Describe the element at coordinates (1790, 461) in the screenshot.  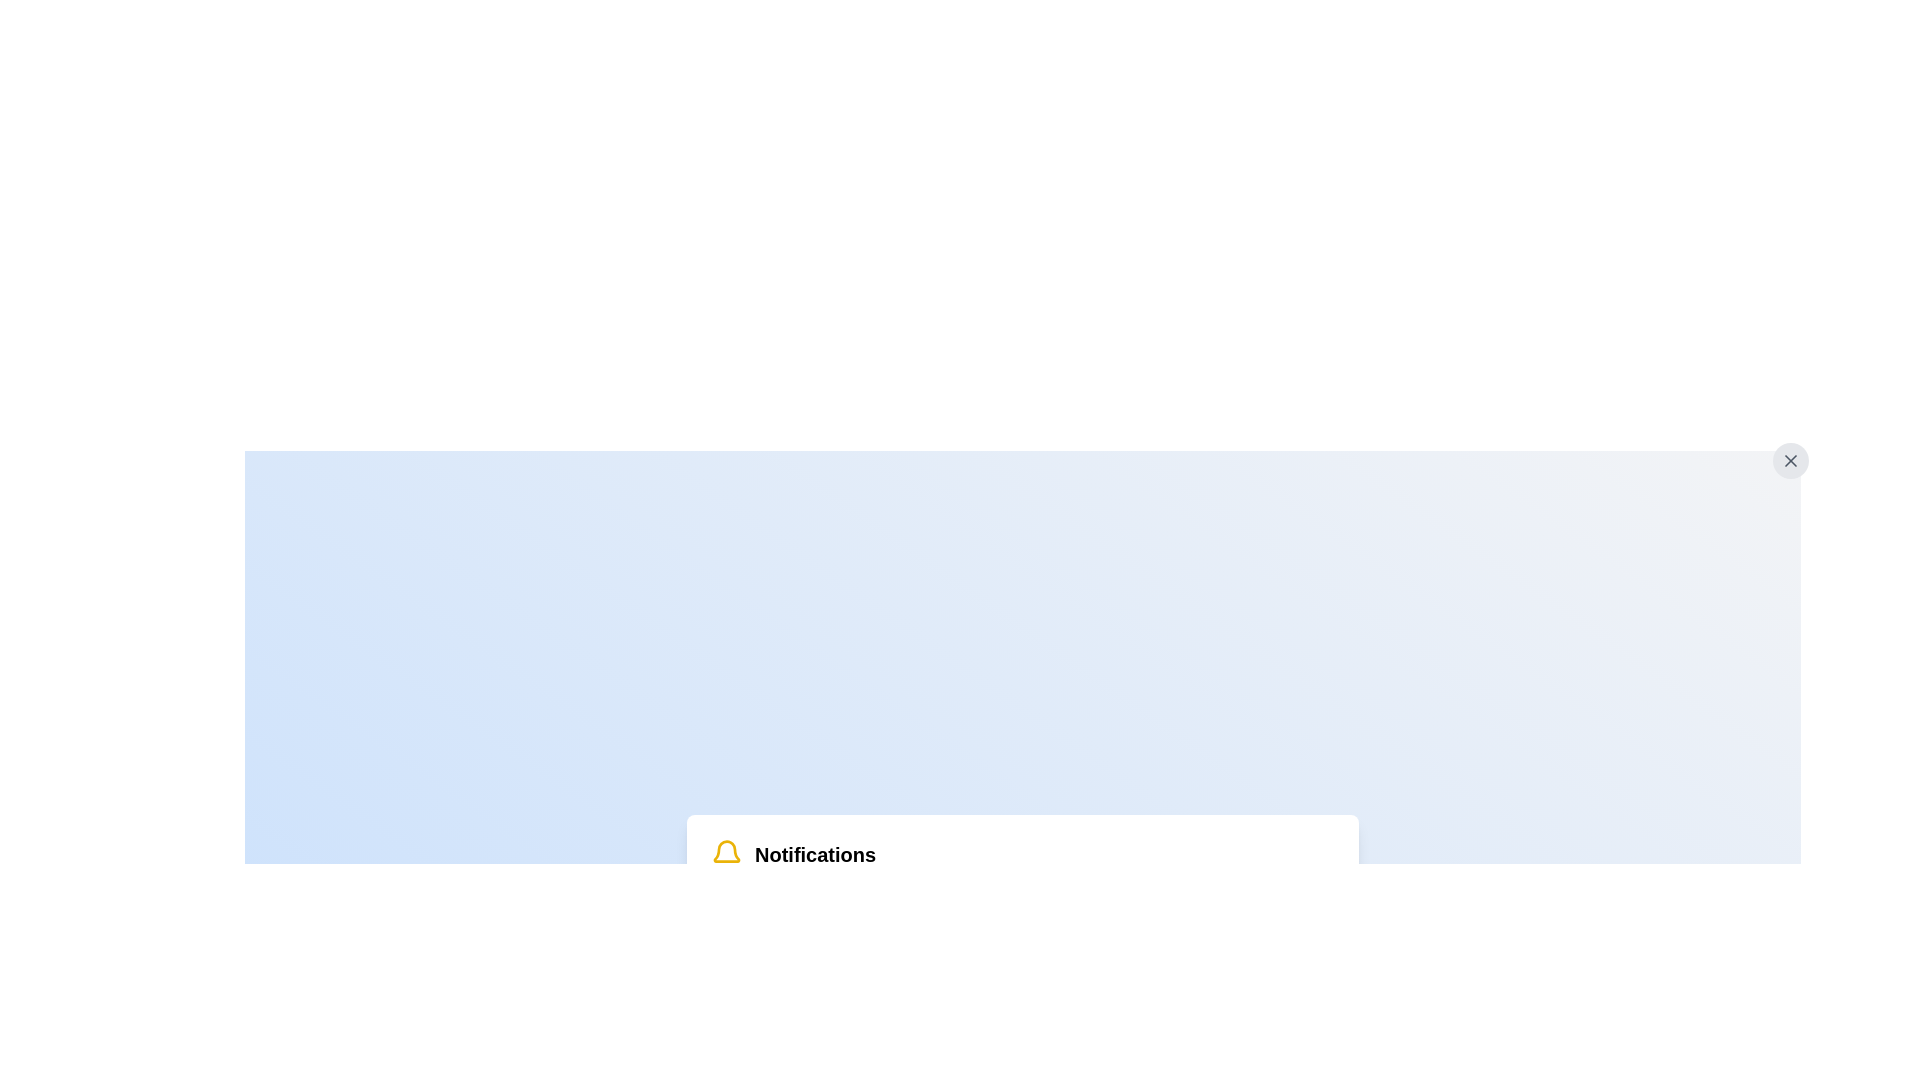
I see `the circular close button with a light gray background and a darker gray 'X' icon, located in the top-right corner of the notification card` at that location.